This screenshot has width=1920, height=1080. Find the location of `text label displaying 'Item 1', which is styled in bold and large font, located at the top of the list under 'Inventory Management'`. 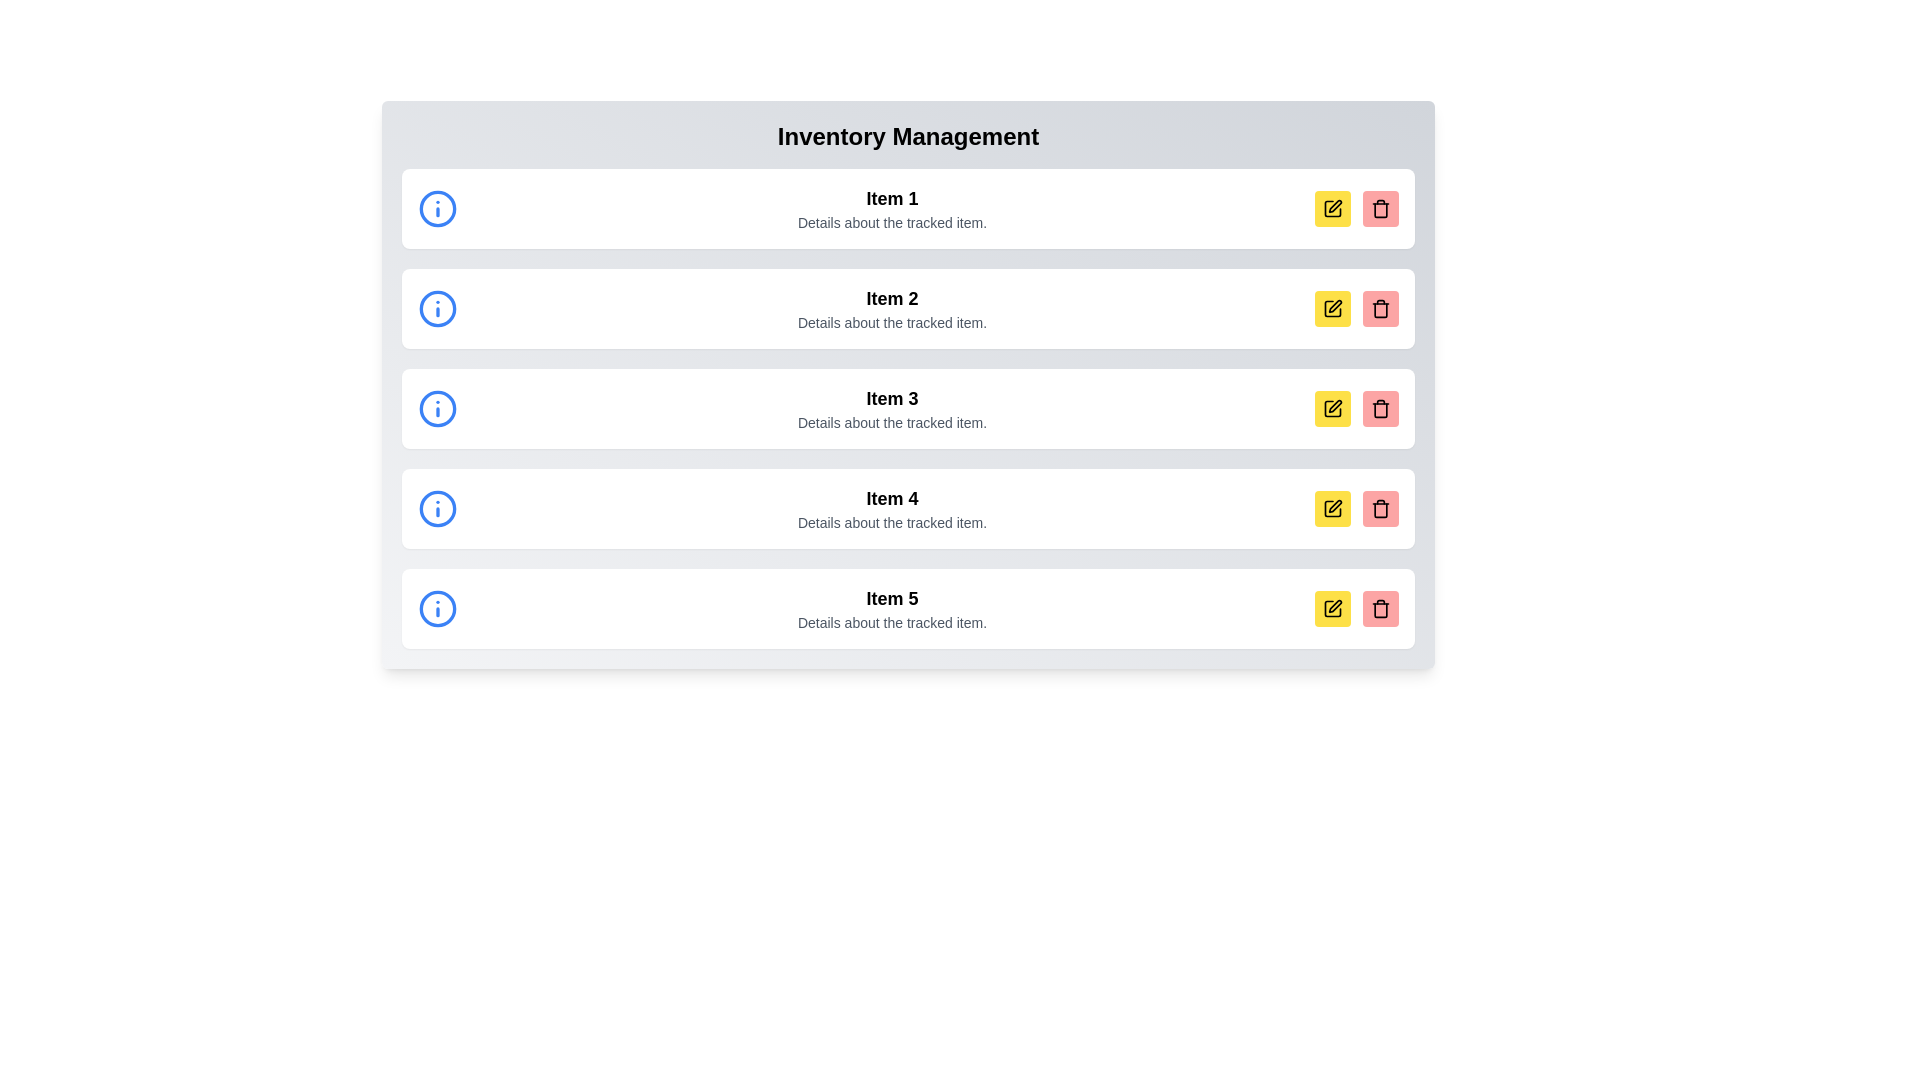

text label displaying 'Item 1', which is styled in bold and large font, located at the top of the list under 'Inventory Management' is located at coordinates (891, 199).